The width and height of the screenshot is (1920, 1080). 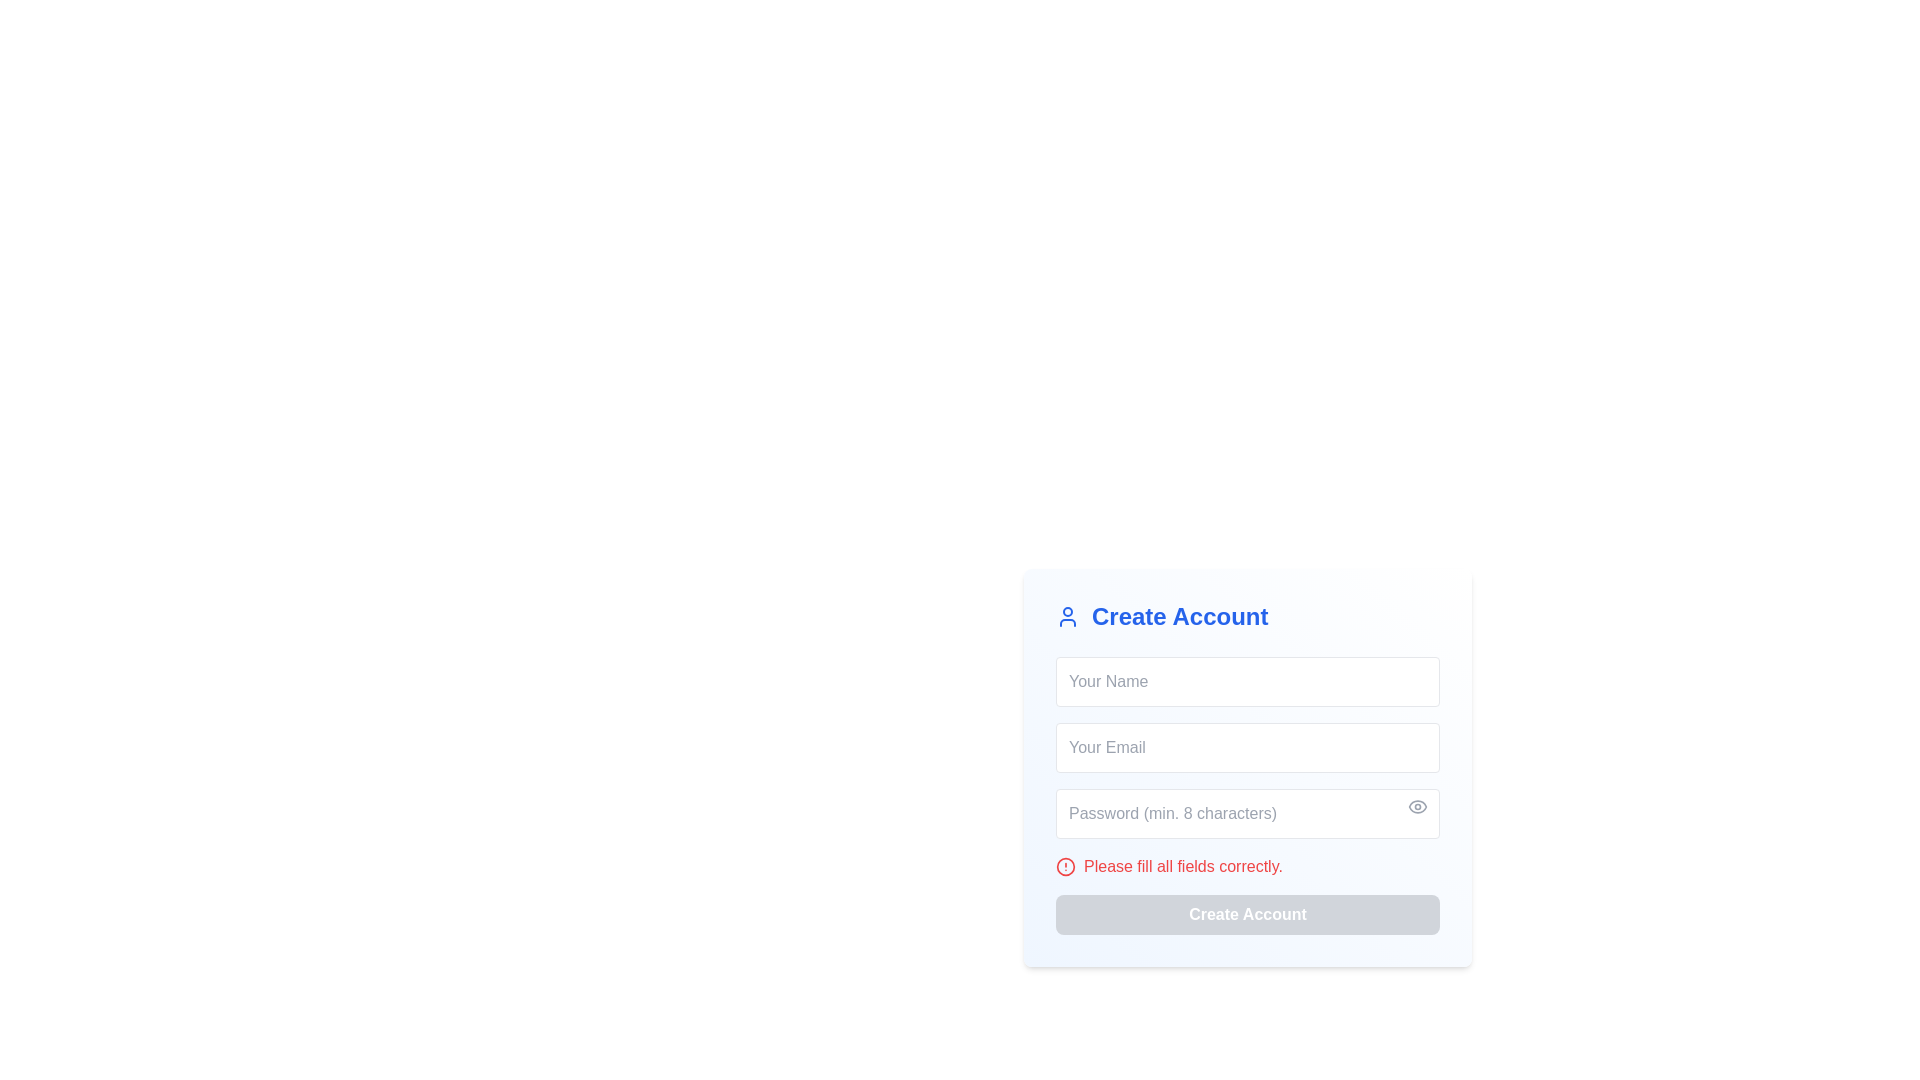 What do you see at coordinates (1247, 813) in the screenshot?
I see `the password input field with rounded borders and placeholder text 'Password (min. 8 characters)' to focus it` at bounding box center [1247, 813].